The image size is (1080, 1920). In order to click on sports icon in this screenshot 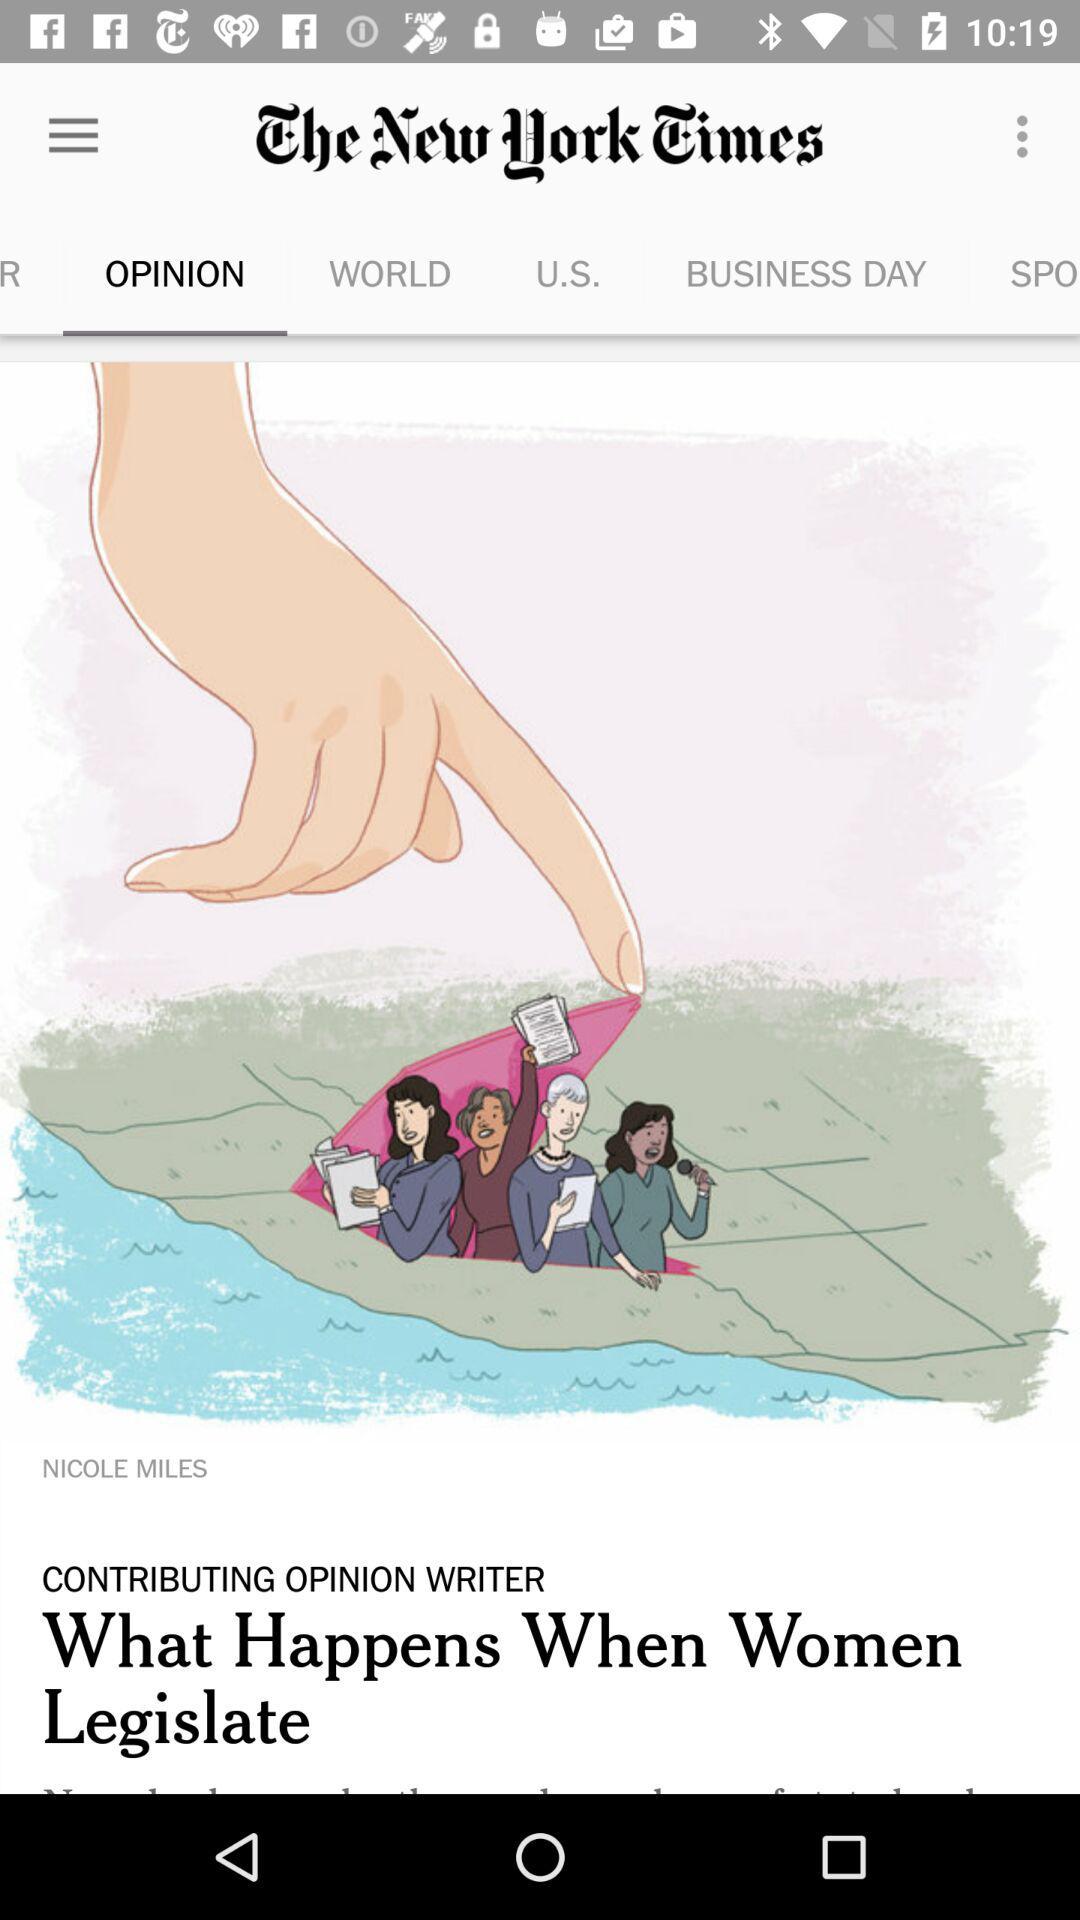, I will do `click(1024, 272)`.